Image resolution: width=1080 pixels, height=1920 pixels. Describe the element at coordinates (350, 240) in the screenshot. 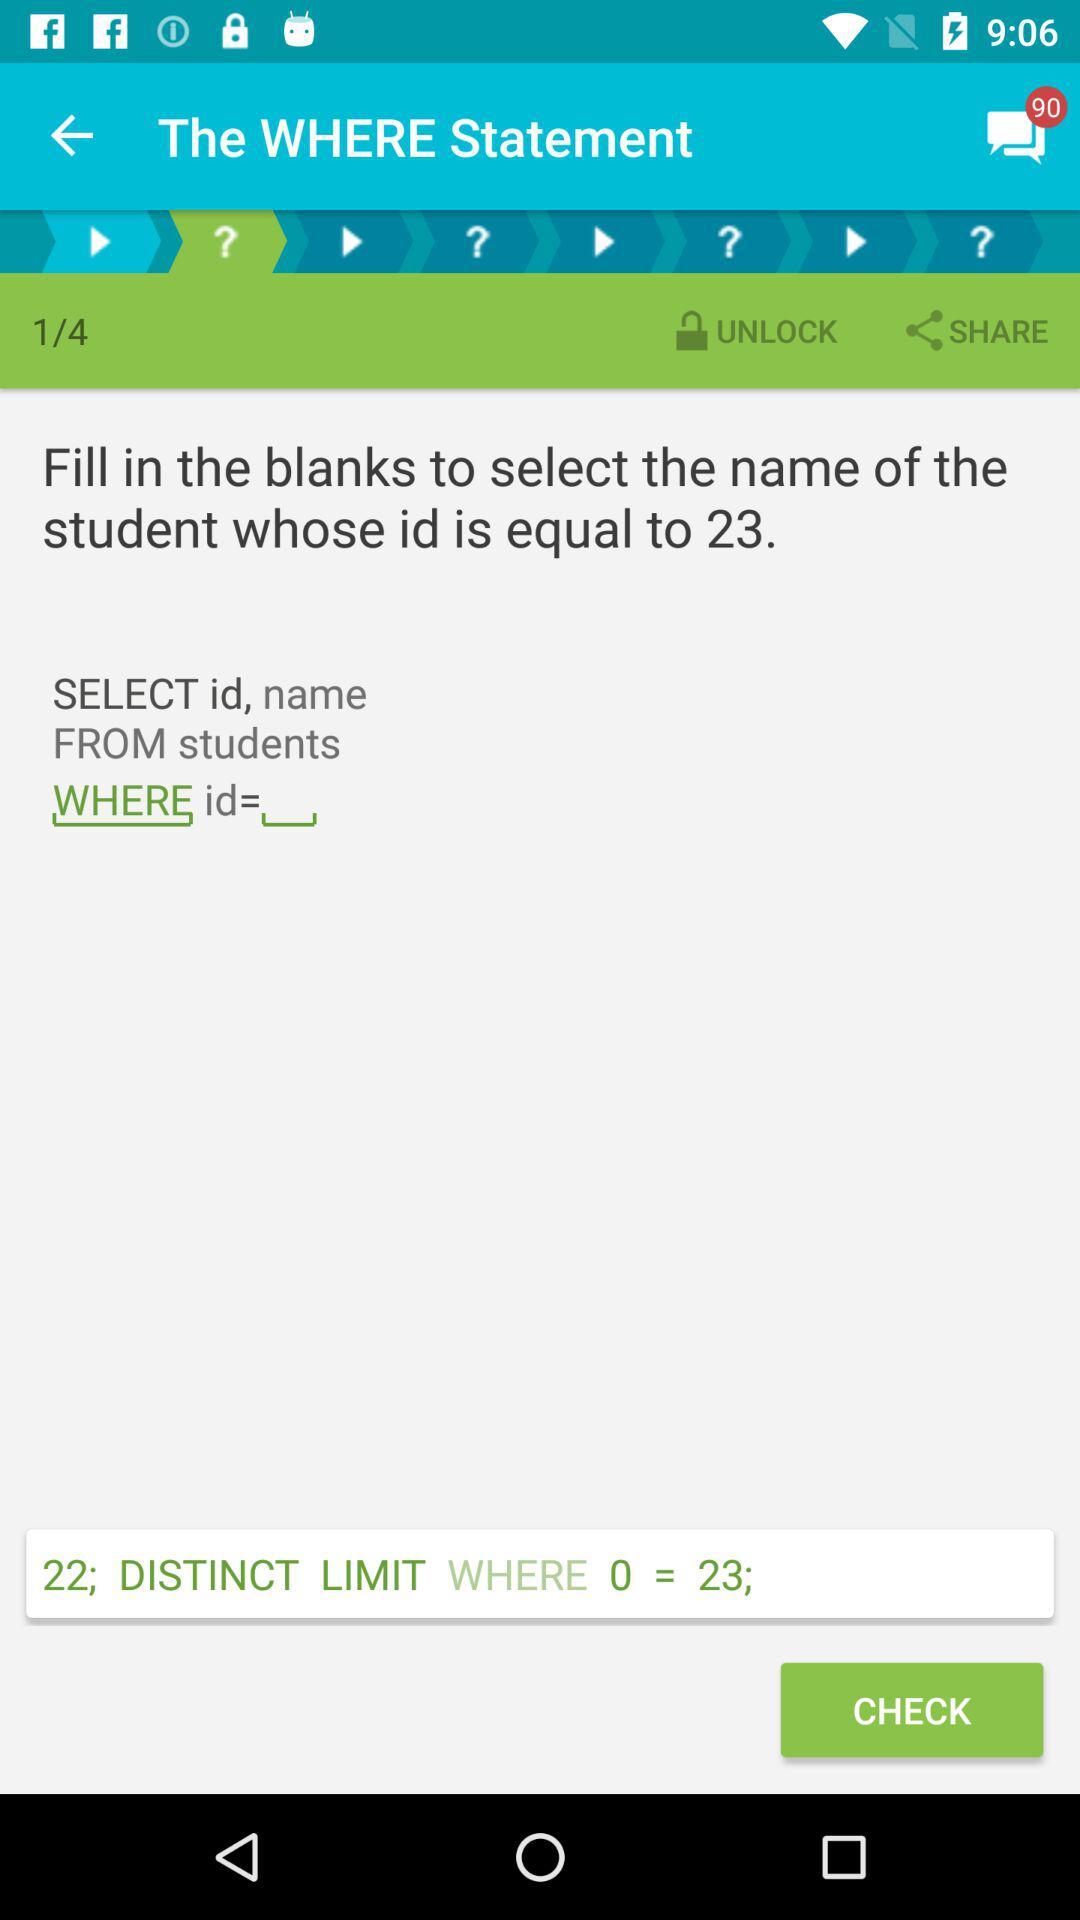

I see `the next file` at that location.